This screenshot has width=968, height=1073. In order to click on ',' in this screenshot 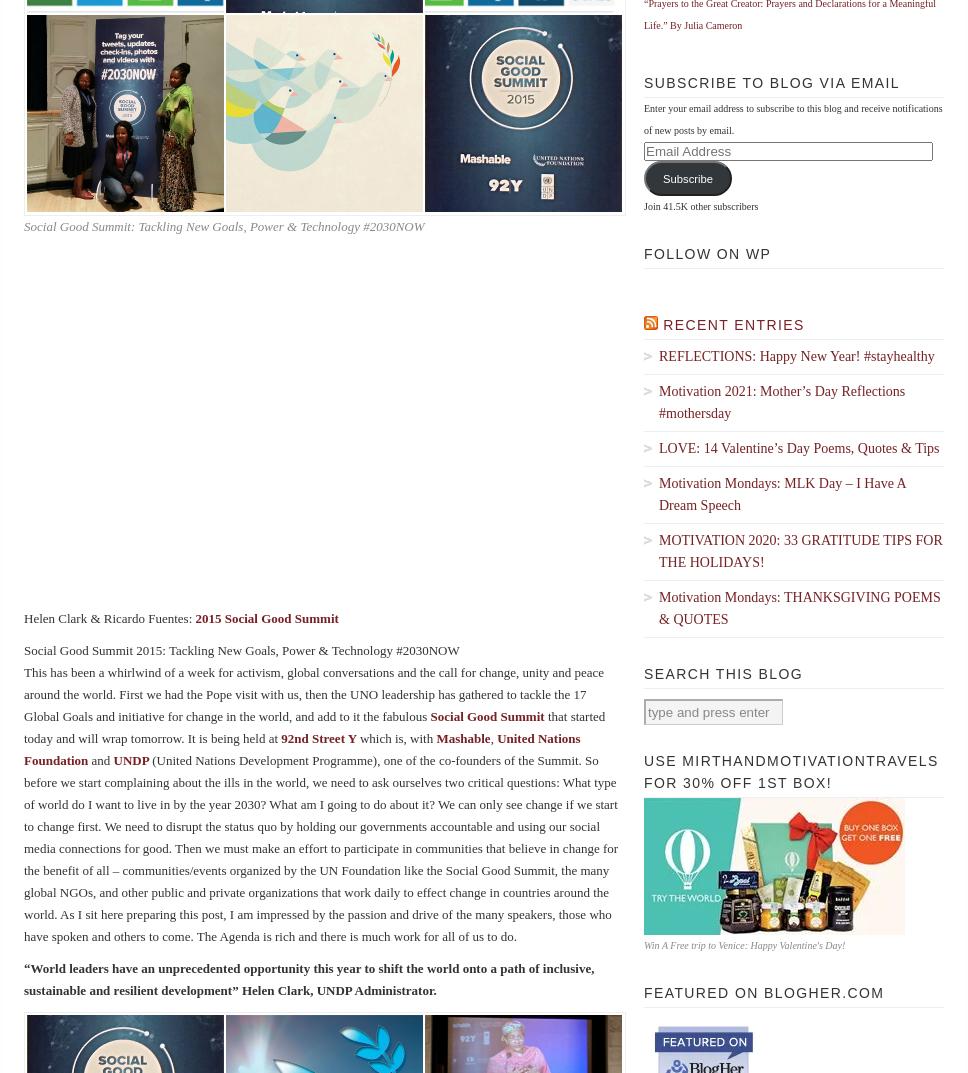, I will do `click(493, 737)`.